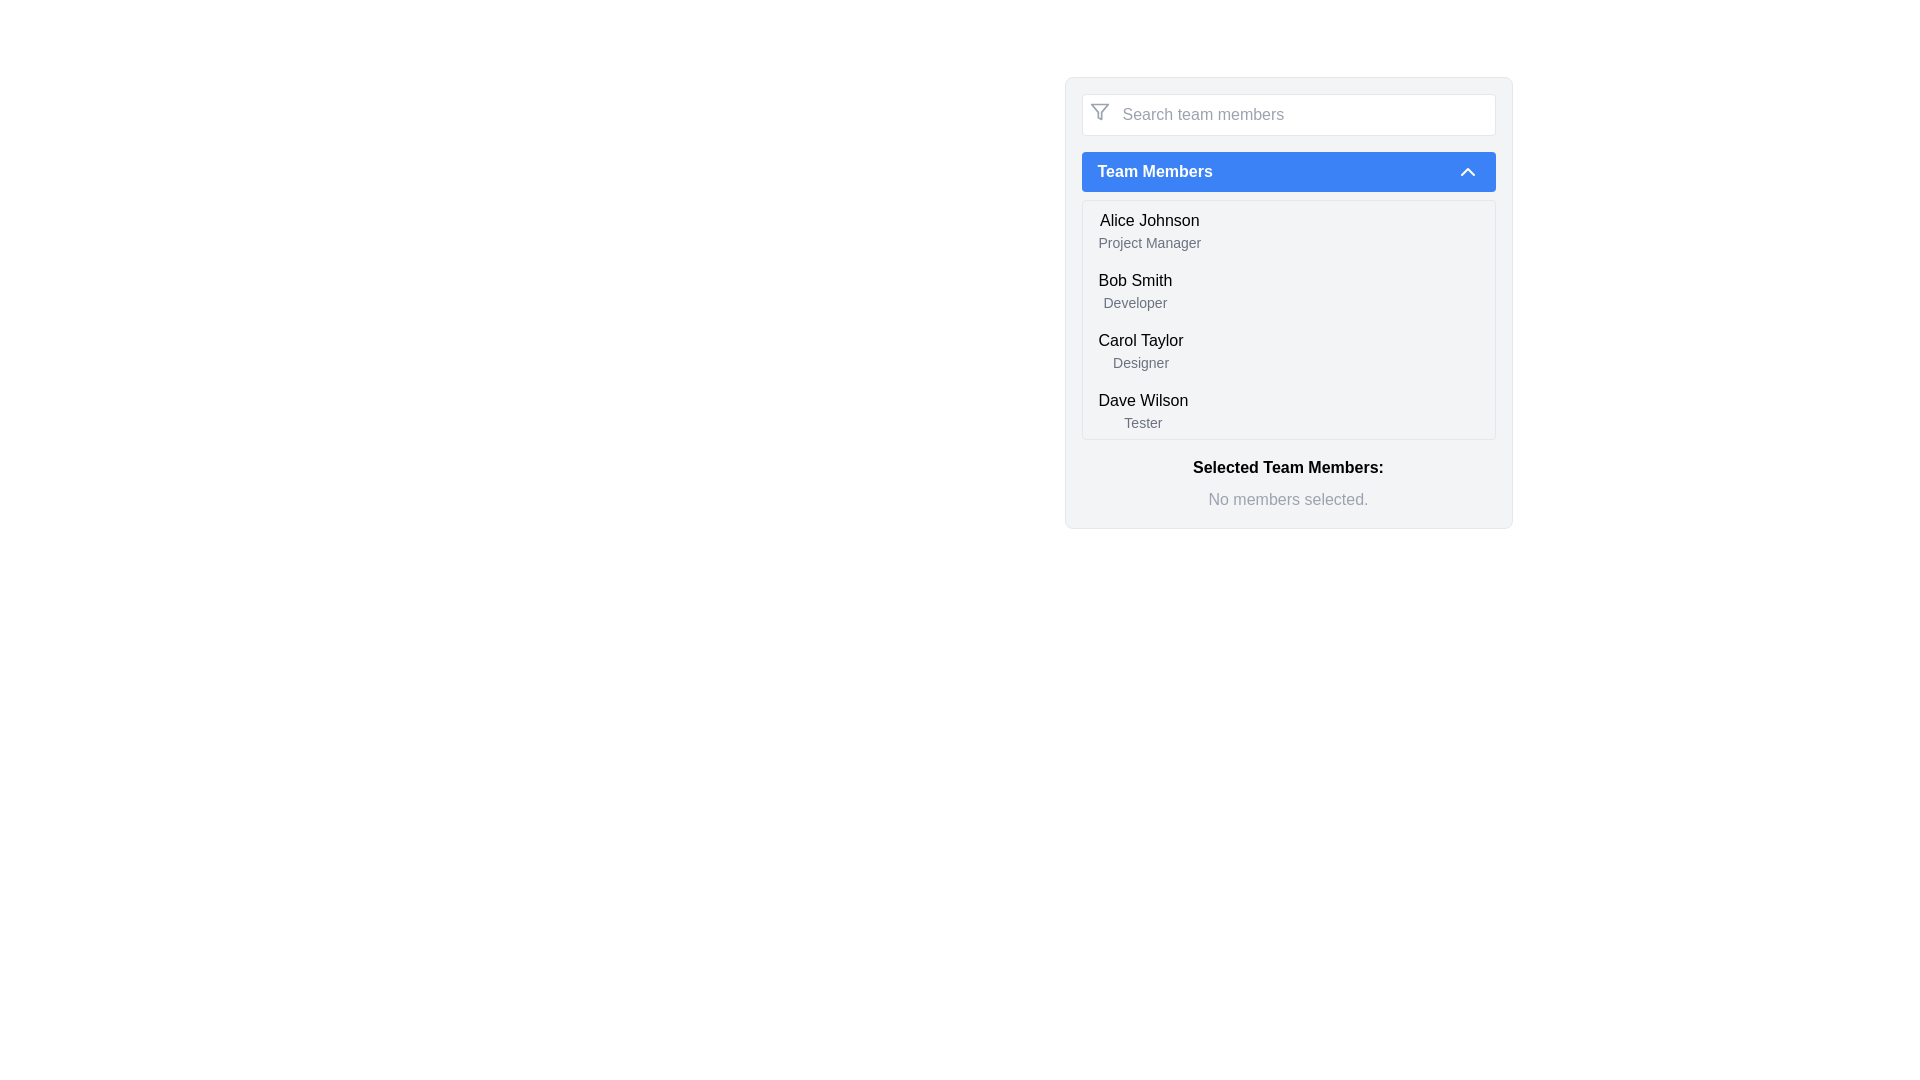 This screenshot has width=1920, height=1080. I want to click on the name and role details of the team member 'Bob Smith', who is a 'Developer', located in the second position of the 'Team Members' list, so click(1135, 290).